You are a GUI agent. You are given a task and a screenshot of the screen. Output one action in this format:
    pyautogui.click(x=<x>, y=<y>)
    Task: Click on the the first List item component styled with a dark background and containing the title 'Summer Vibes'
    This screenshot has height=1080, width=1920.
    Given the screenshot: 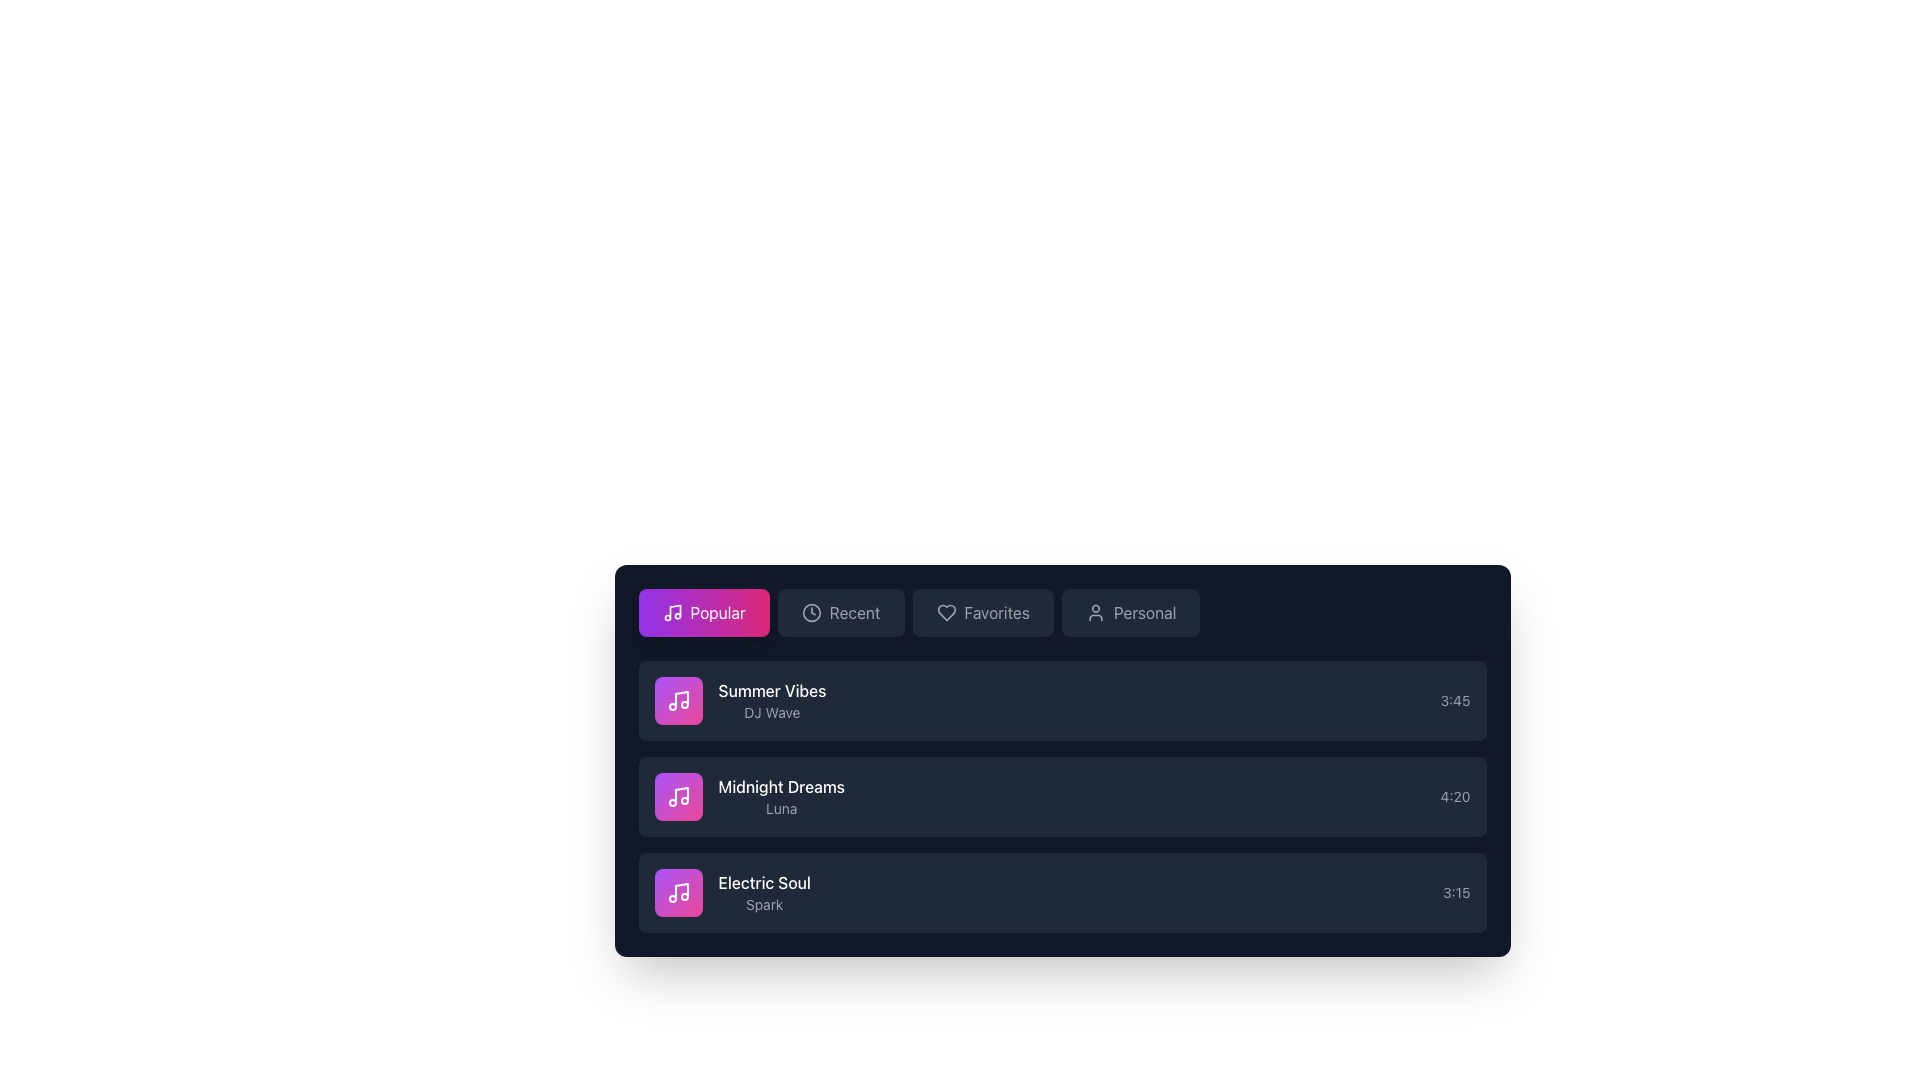 What is the action you would take?
    pyautogui.click(x=1061, y=700)
    